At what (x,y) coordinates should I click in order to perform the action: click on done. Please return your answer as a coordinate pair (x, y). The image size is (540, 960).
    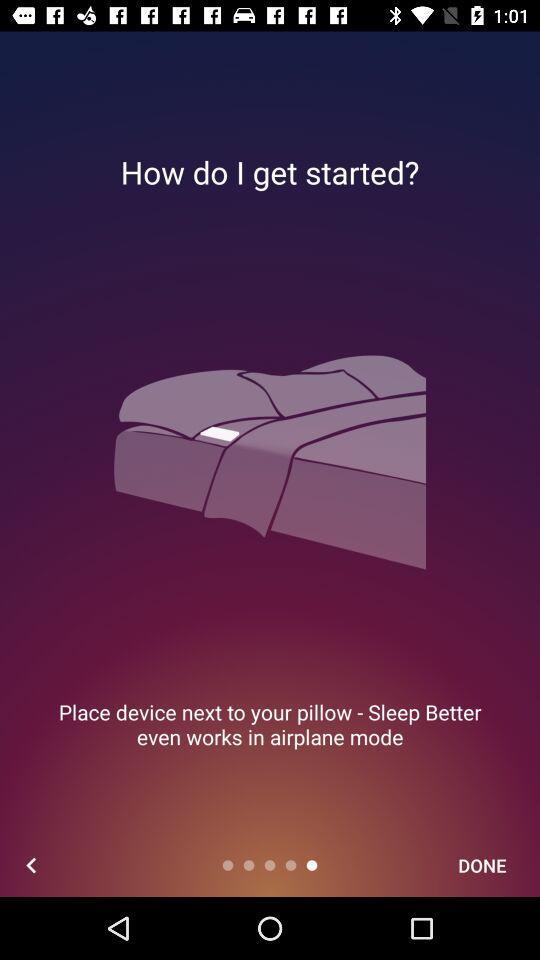
    Looking at the image, I should click on (481, 864).